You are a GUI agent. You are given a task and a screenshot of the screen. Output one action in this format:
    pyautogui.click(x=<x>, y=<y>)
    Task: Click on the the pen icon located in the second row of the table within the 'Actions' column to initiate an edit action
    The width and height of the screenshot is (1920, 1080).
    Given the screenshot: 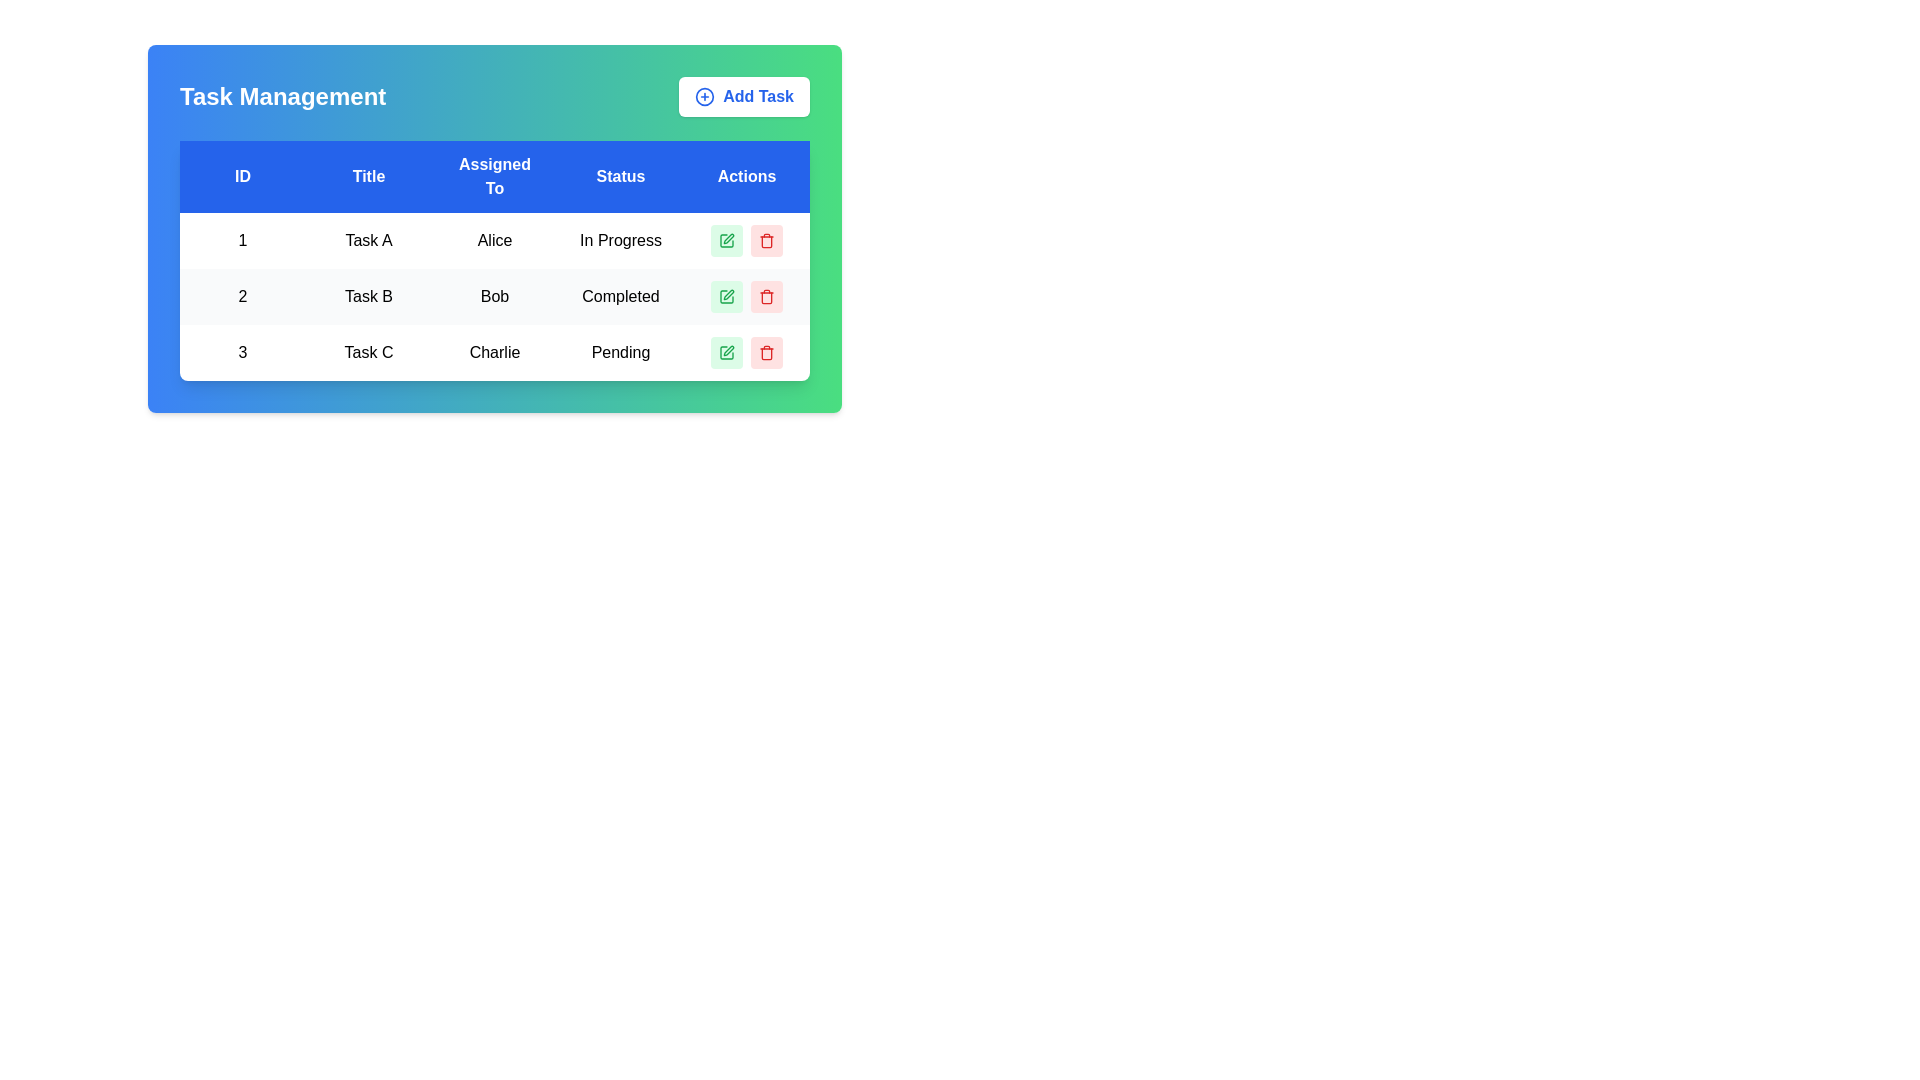 What is the action you would take?
    pyautogui.click(x=728, y=294)
    